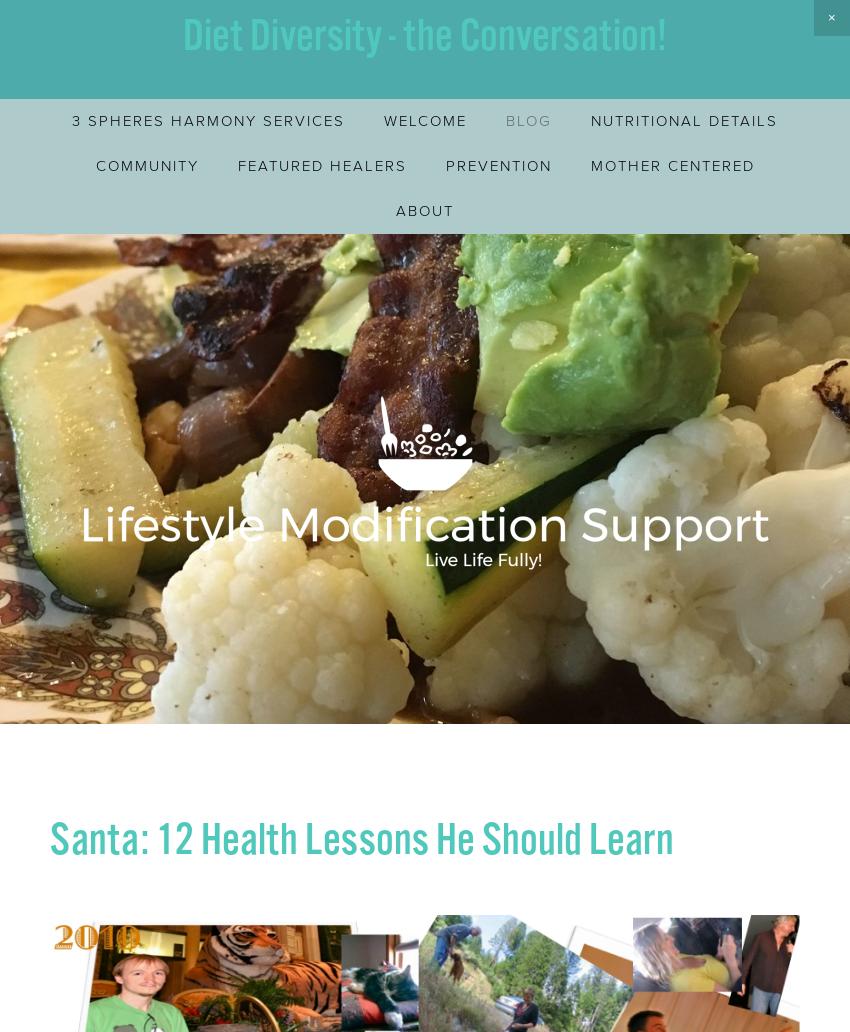  Describe the element at coordinates (528, 120) in the screenshot. I see `'blog'` at that location.